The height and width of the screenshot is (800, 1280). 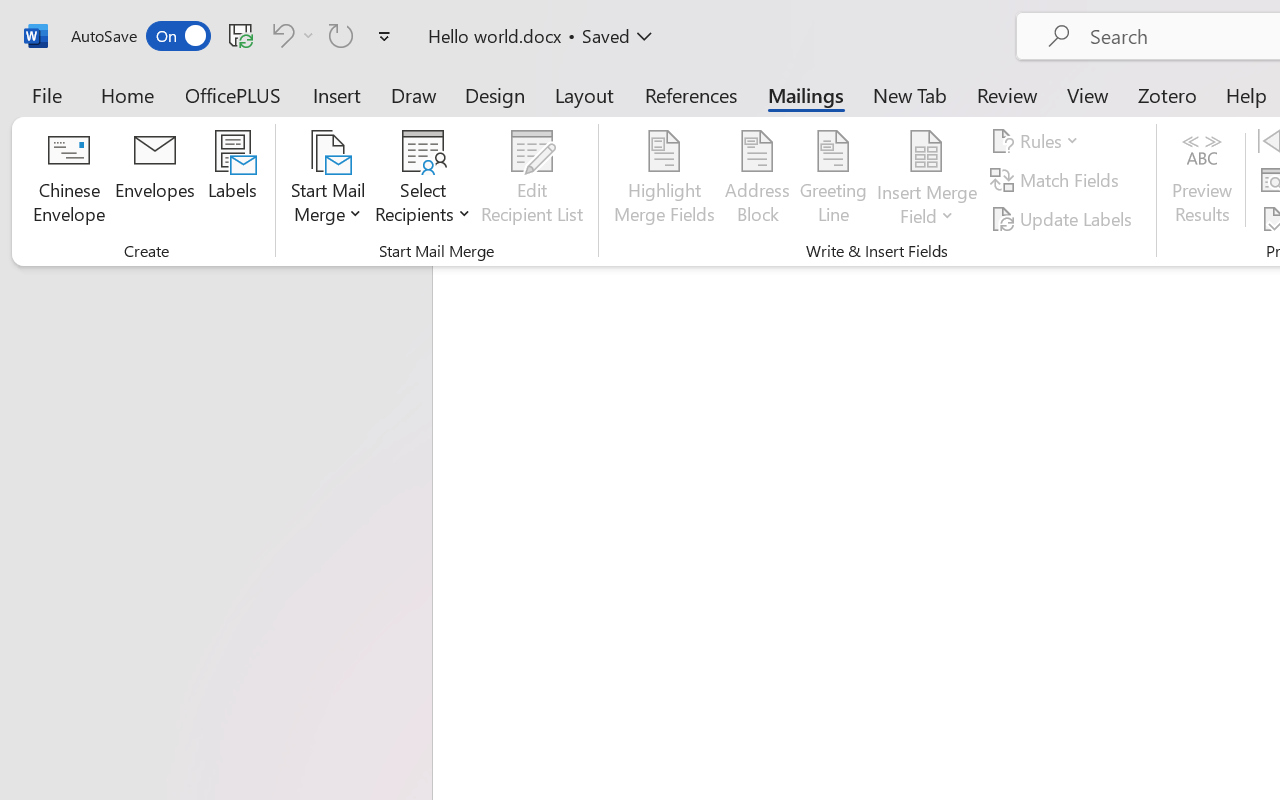 I want to click on 'Layout', so click(x=583, y=94).